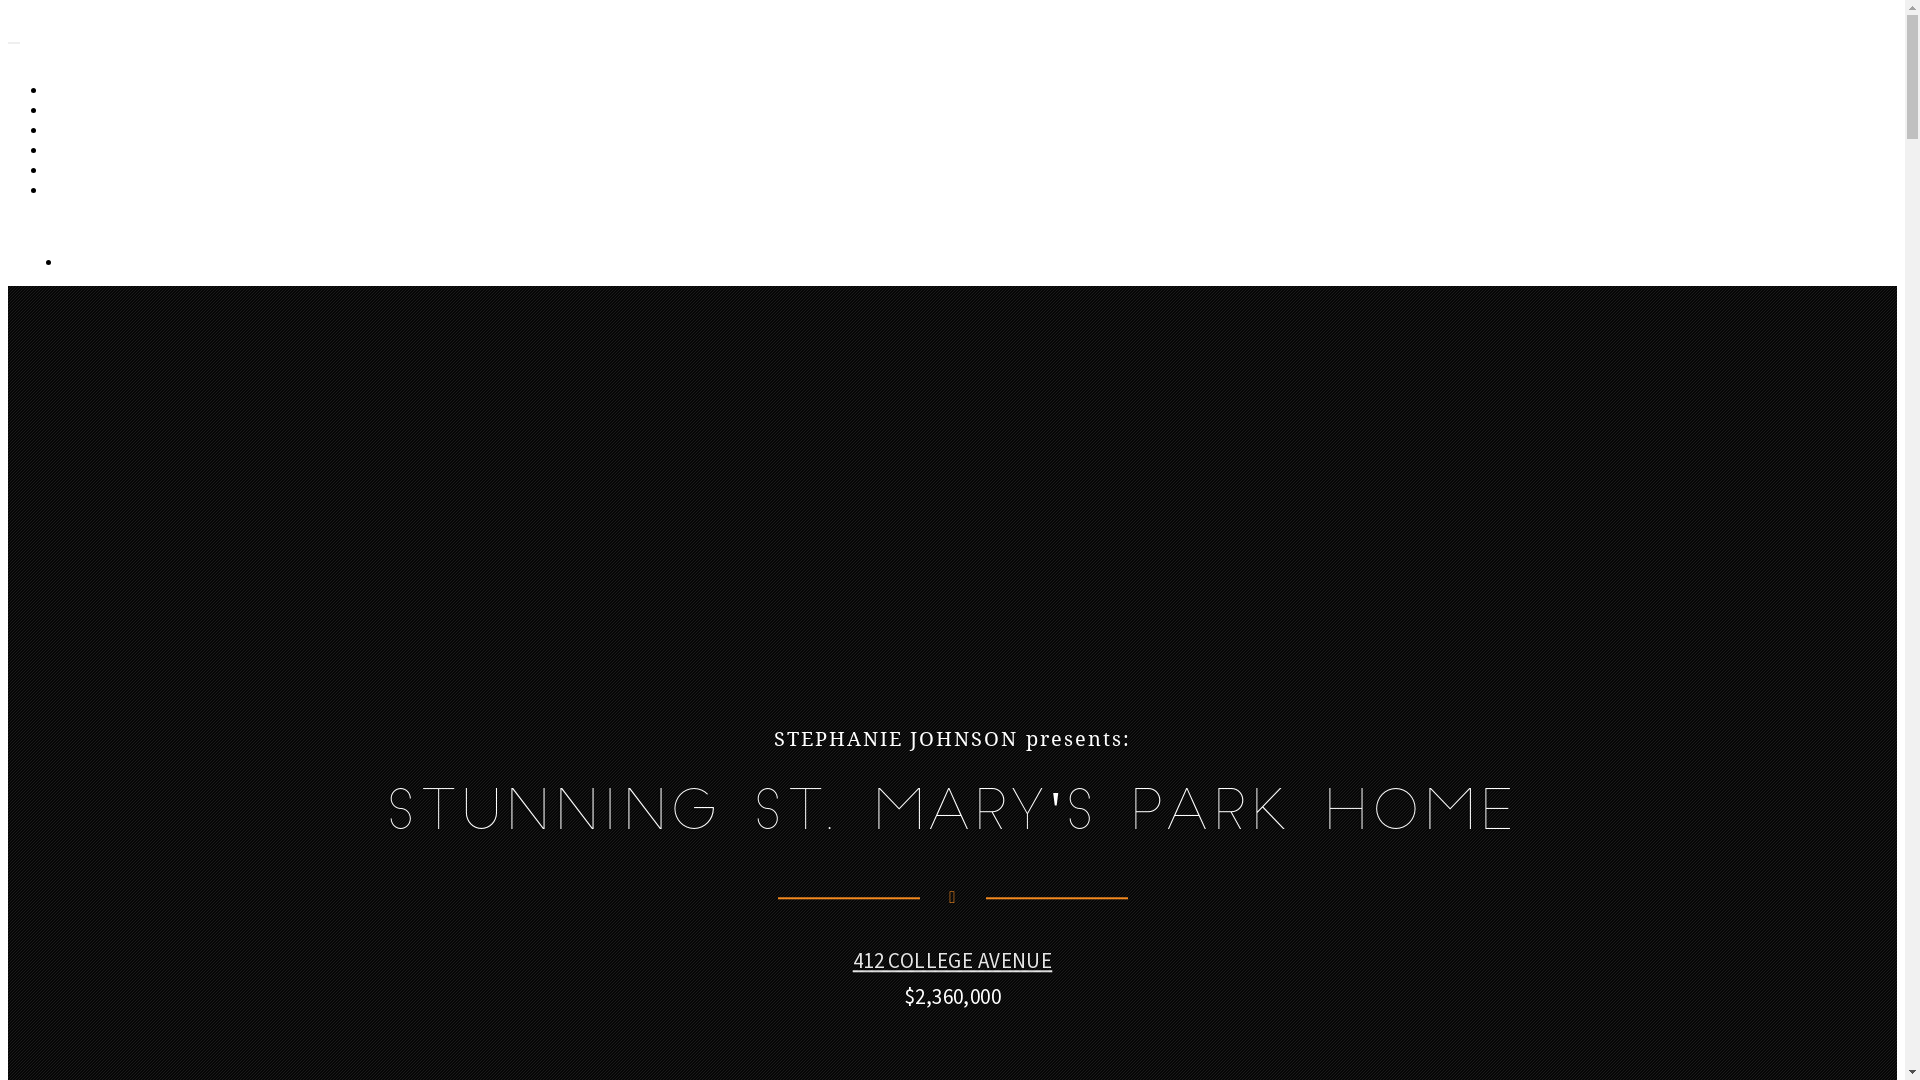  Describe the element at coordinates (952, 959) in the screenshot. I see `'412 COLLEGE AVENUE'` at that location.